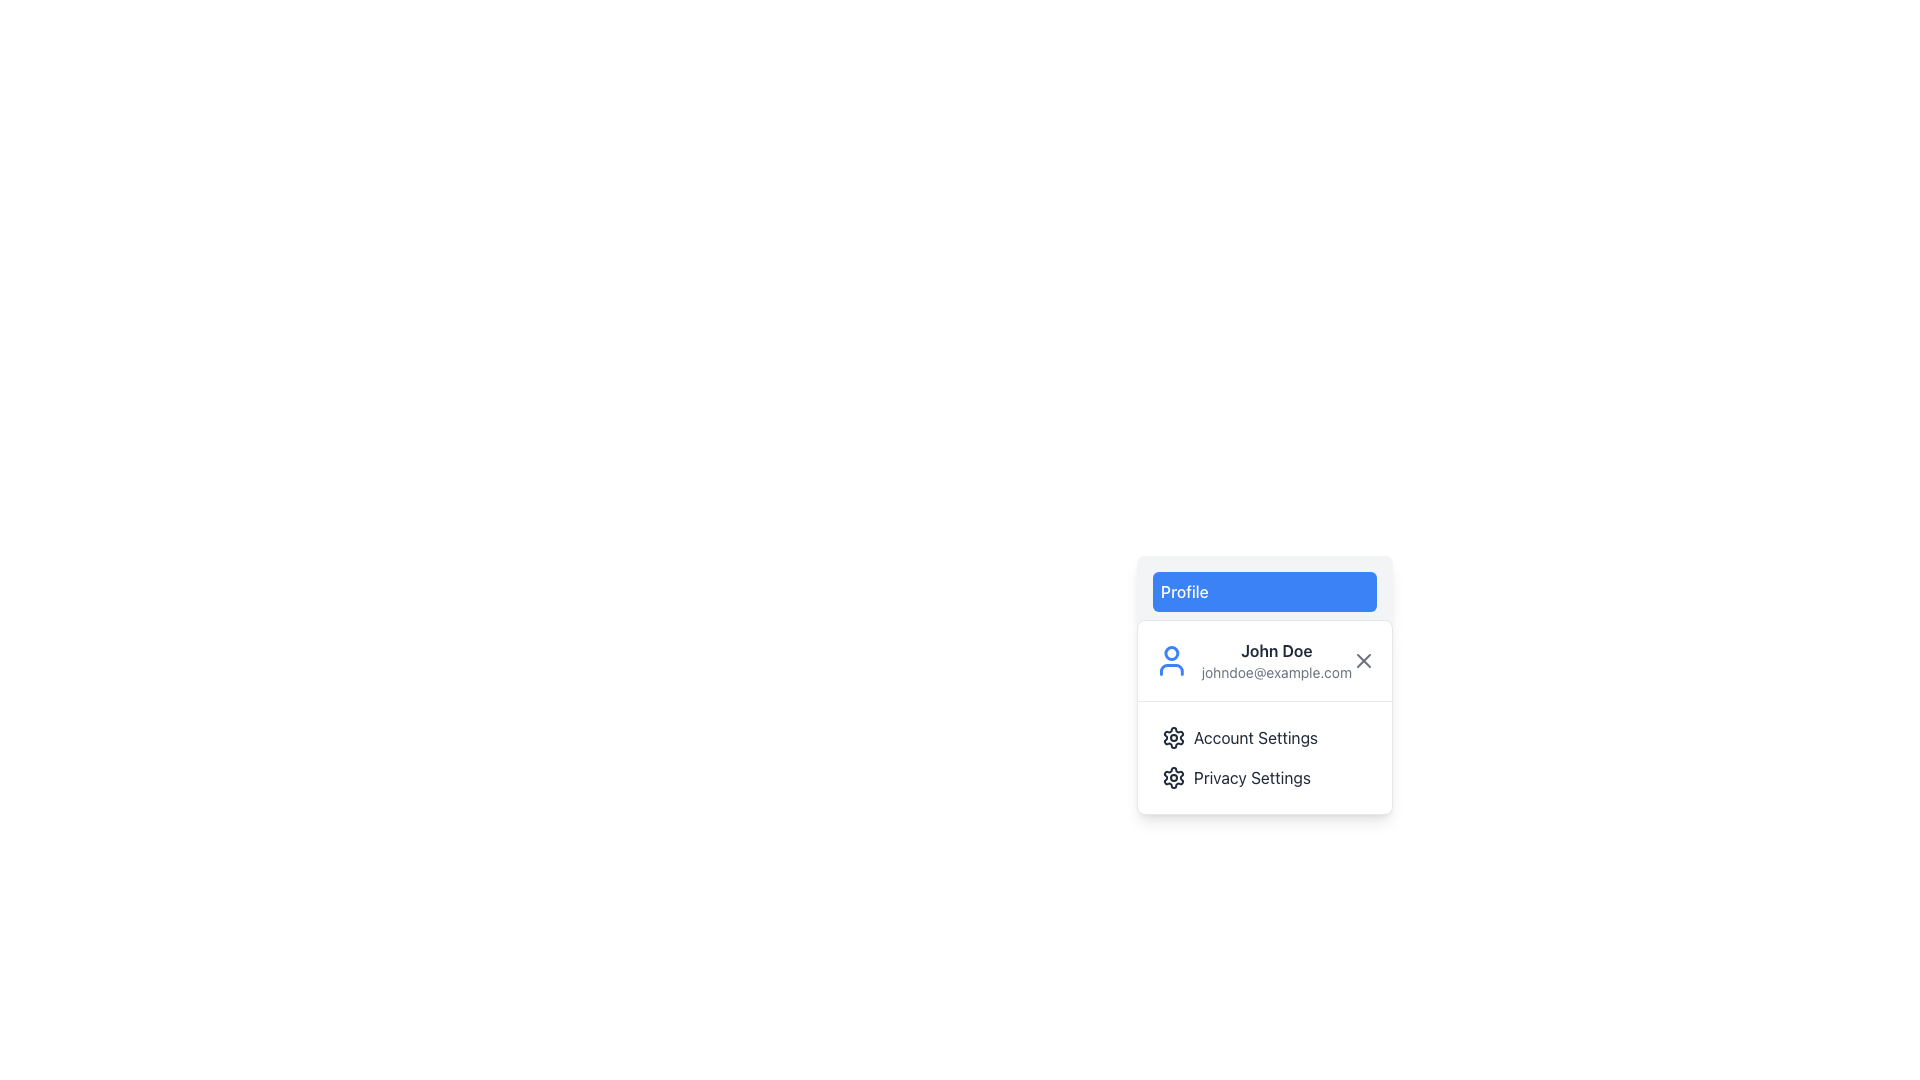 This screenshot has height=1080, width=1920. What do you see at coordinates (1264, 590) in the screenshot?
I see `the 'Profile' button, which is a rectangular button with rounded corners and a blue background located above the user details section` at bounding box center [1264, 590].